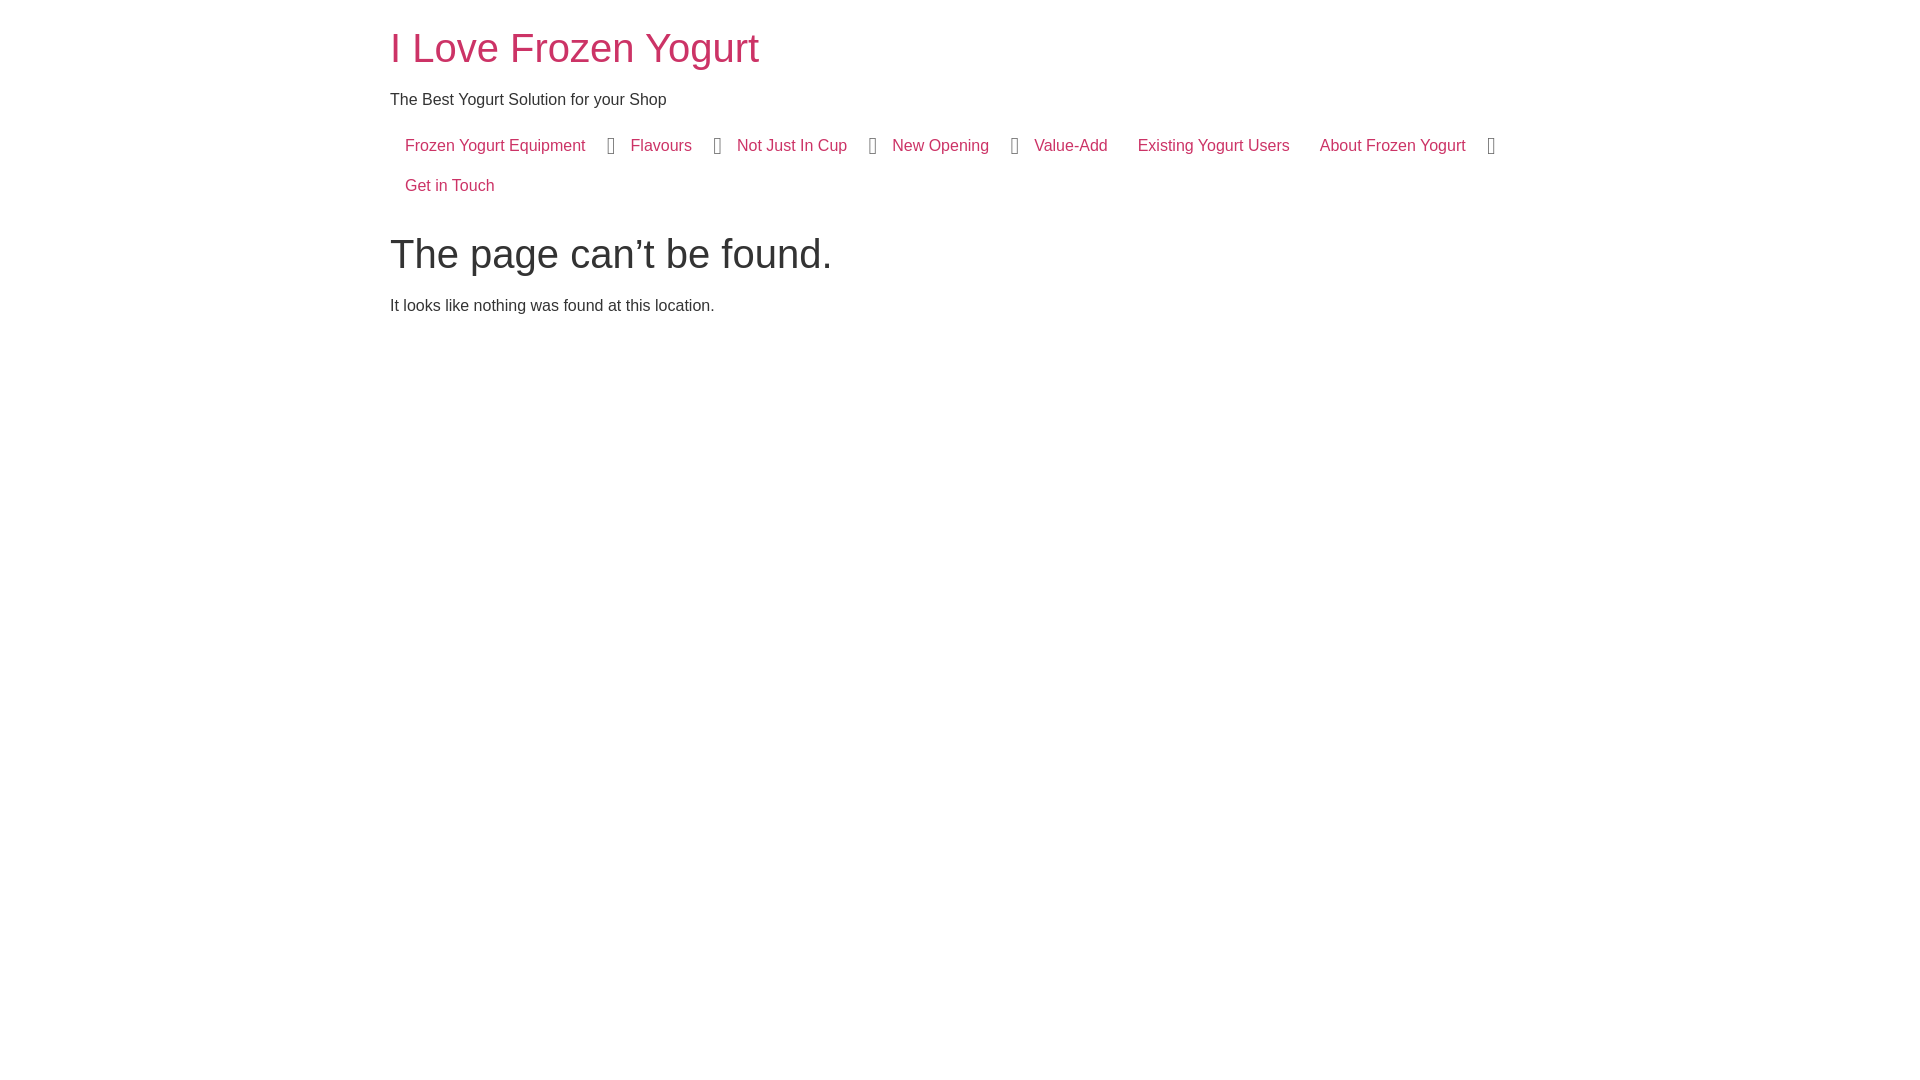  I want to click on 'Flavours', so click(661, 145).